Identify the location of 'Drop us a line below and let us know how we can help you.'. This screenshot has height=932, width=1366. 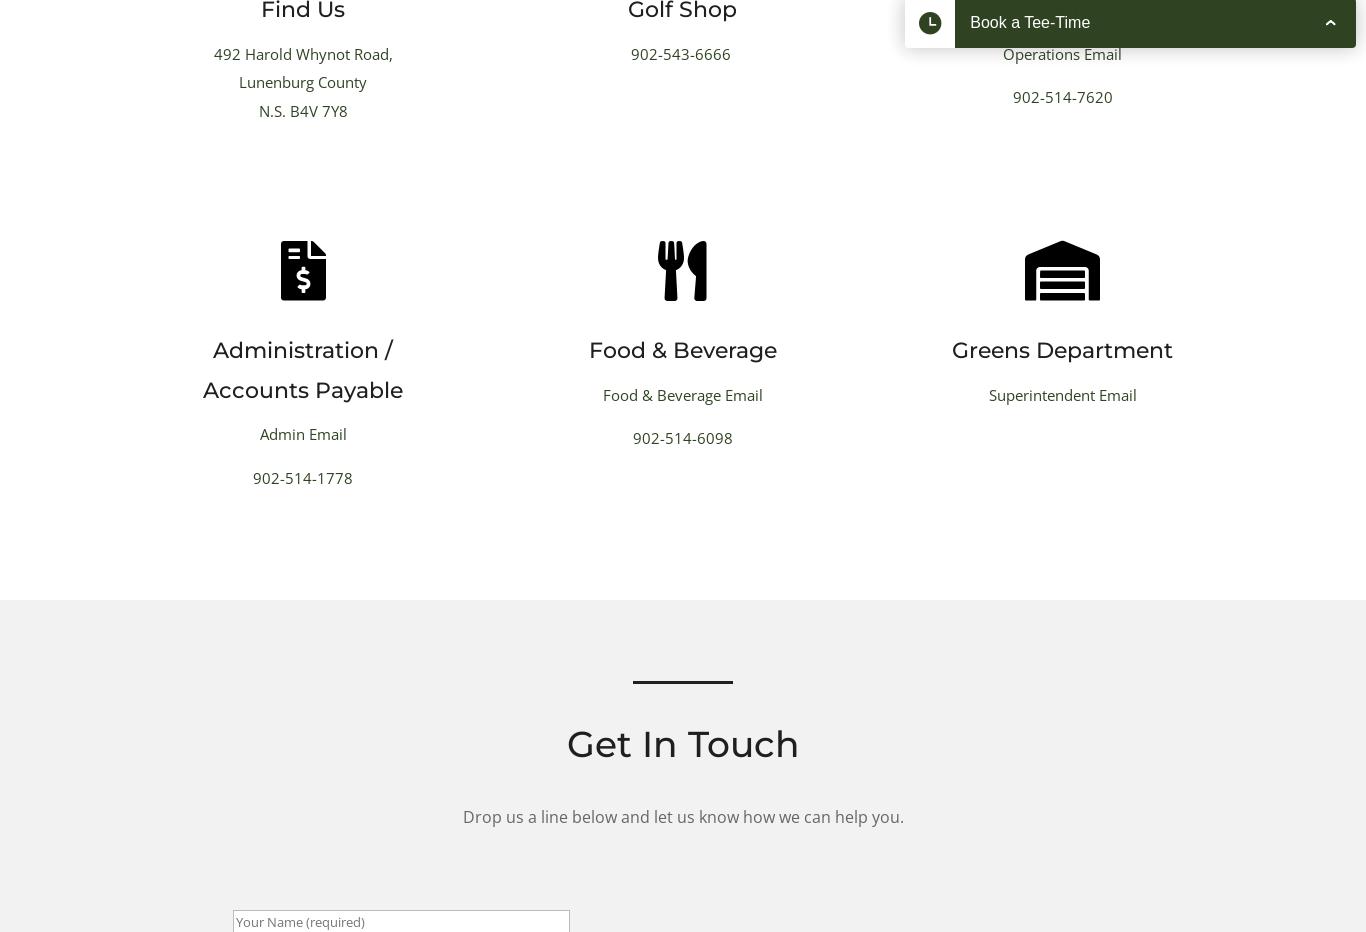
(681, 815).